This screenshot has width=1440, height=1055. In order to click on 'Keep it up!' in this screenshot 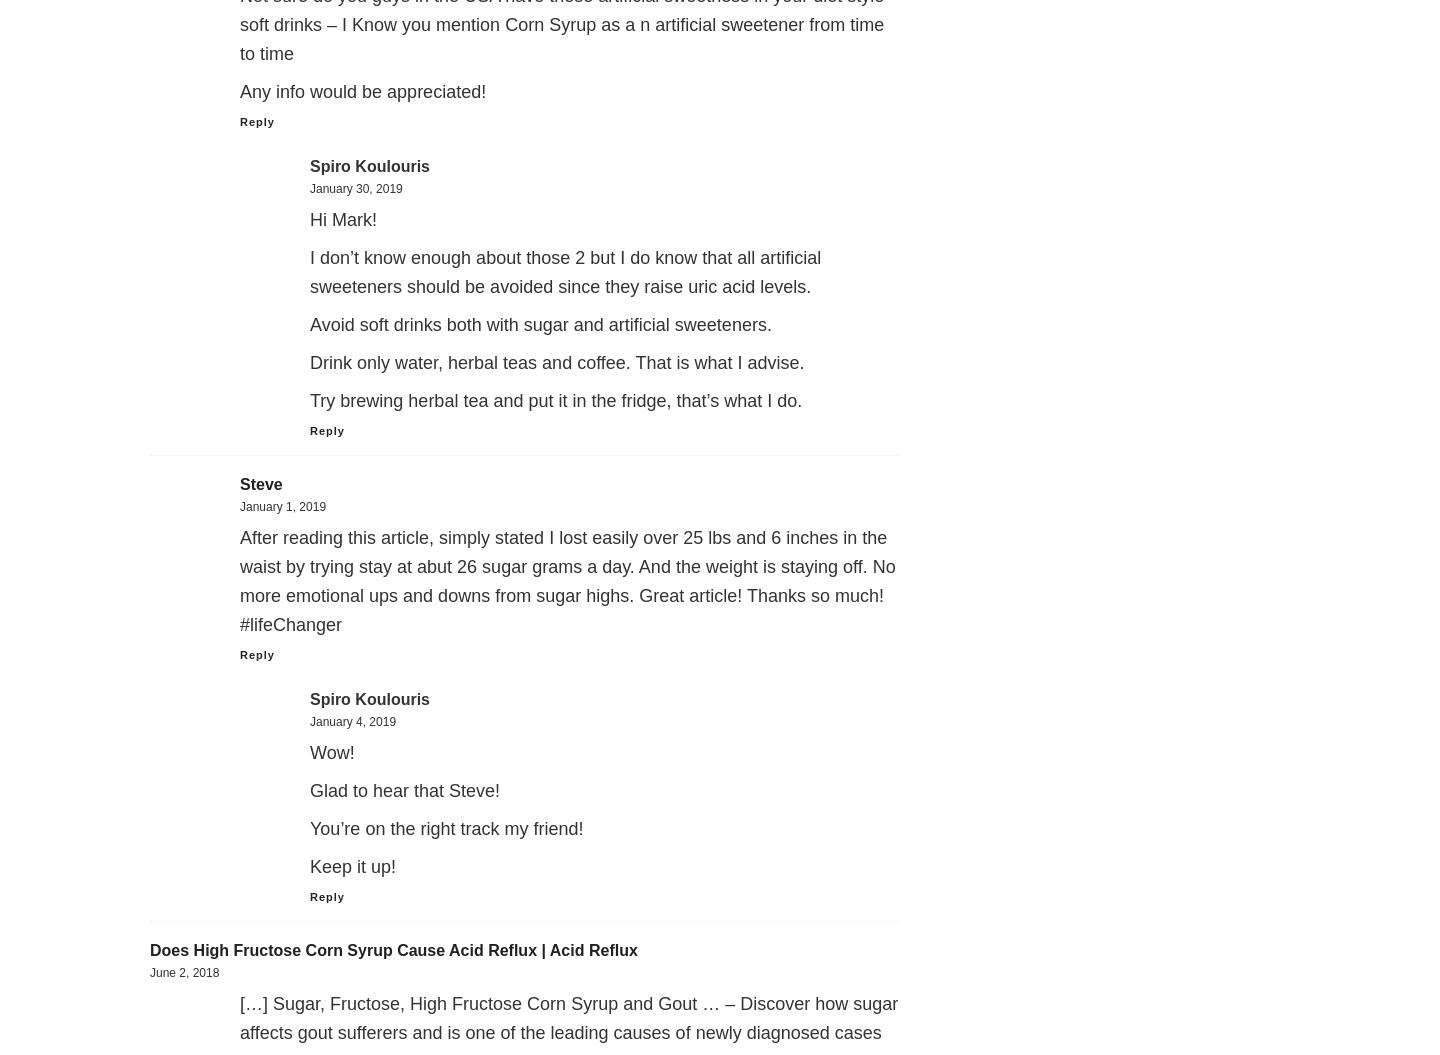, I will do `click(310, 866)`.